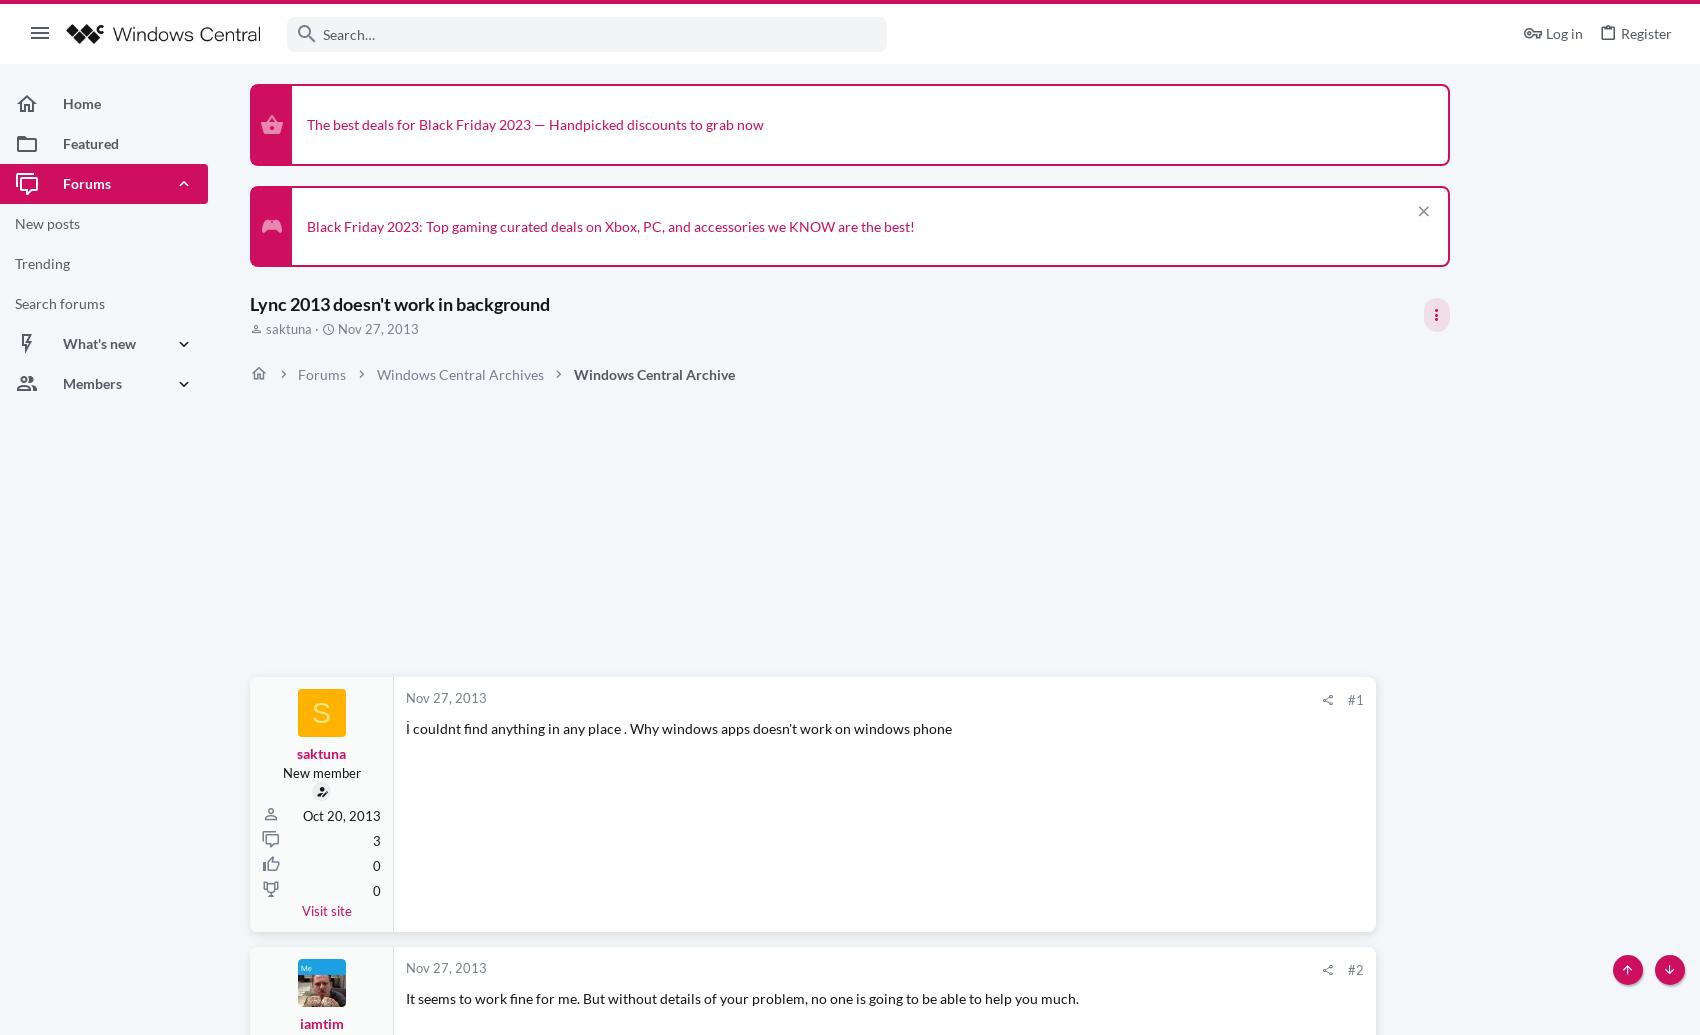 Image resolution: width=1700 pixels, height=1035 pixels. What do you see at coordinates (459, 373) in the screenshot?
I see `'Windows Central Archives'` at bounding box center [459, 373].